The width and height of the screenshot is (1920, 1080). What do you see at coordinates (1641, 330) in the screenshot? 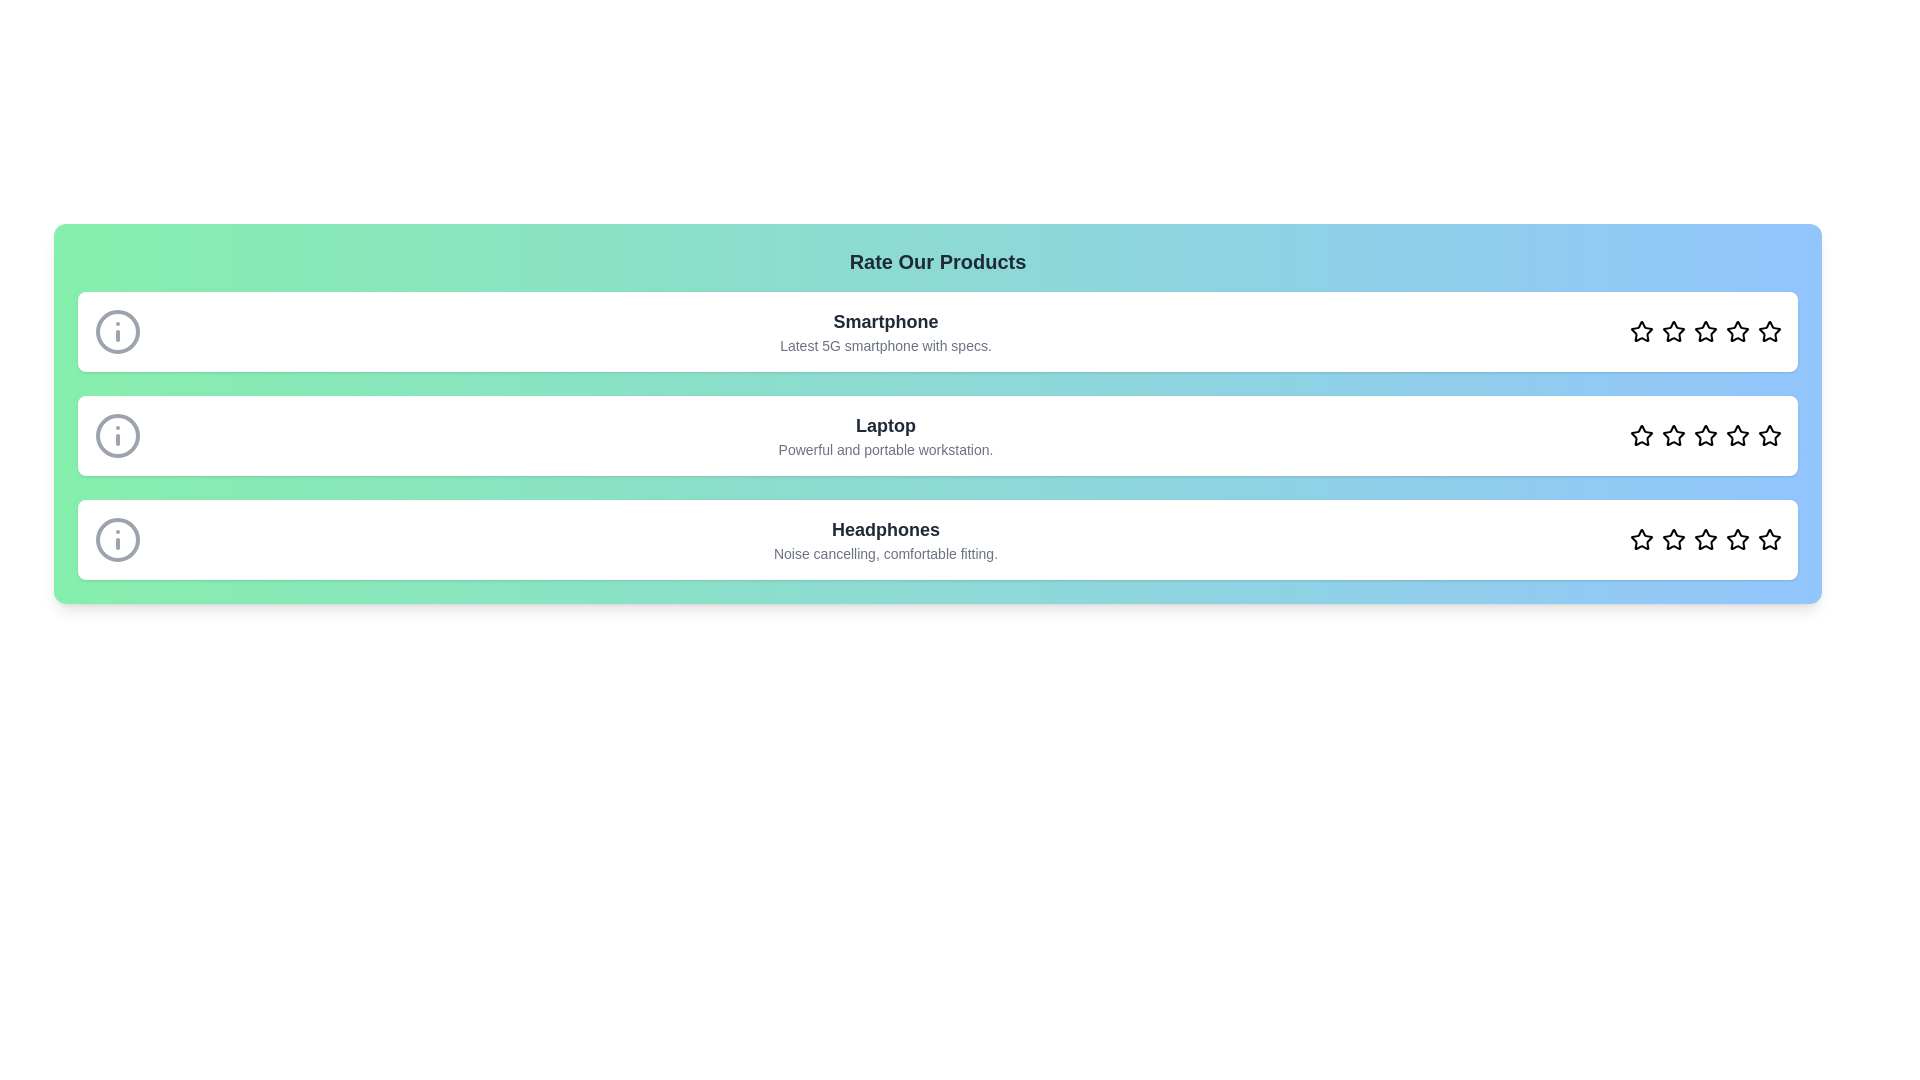
I see `the first rating star icon for the item 'Smartphone', which is part of a group of five horizontally-arranged stars` at bounding box center [1641, 330].